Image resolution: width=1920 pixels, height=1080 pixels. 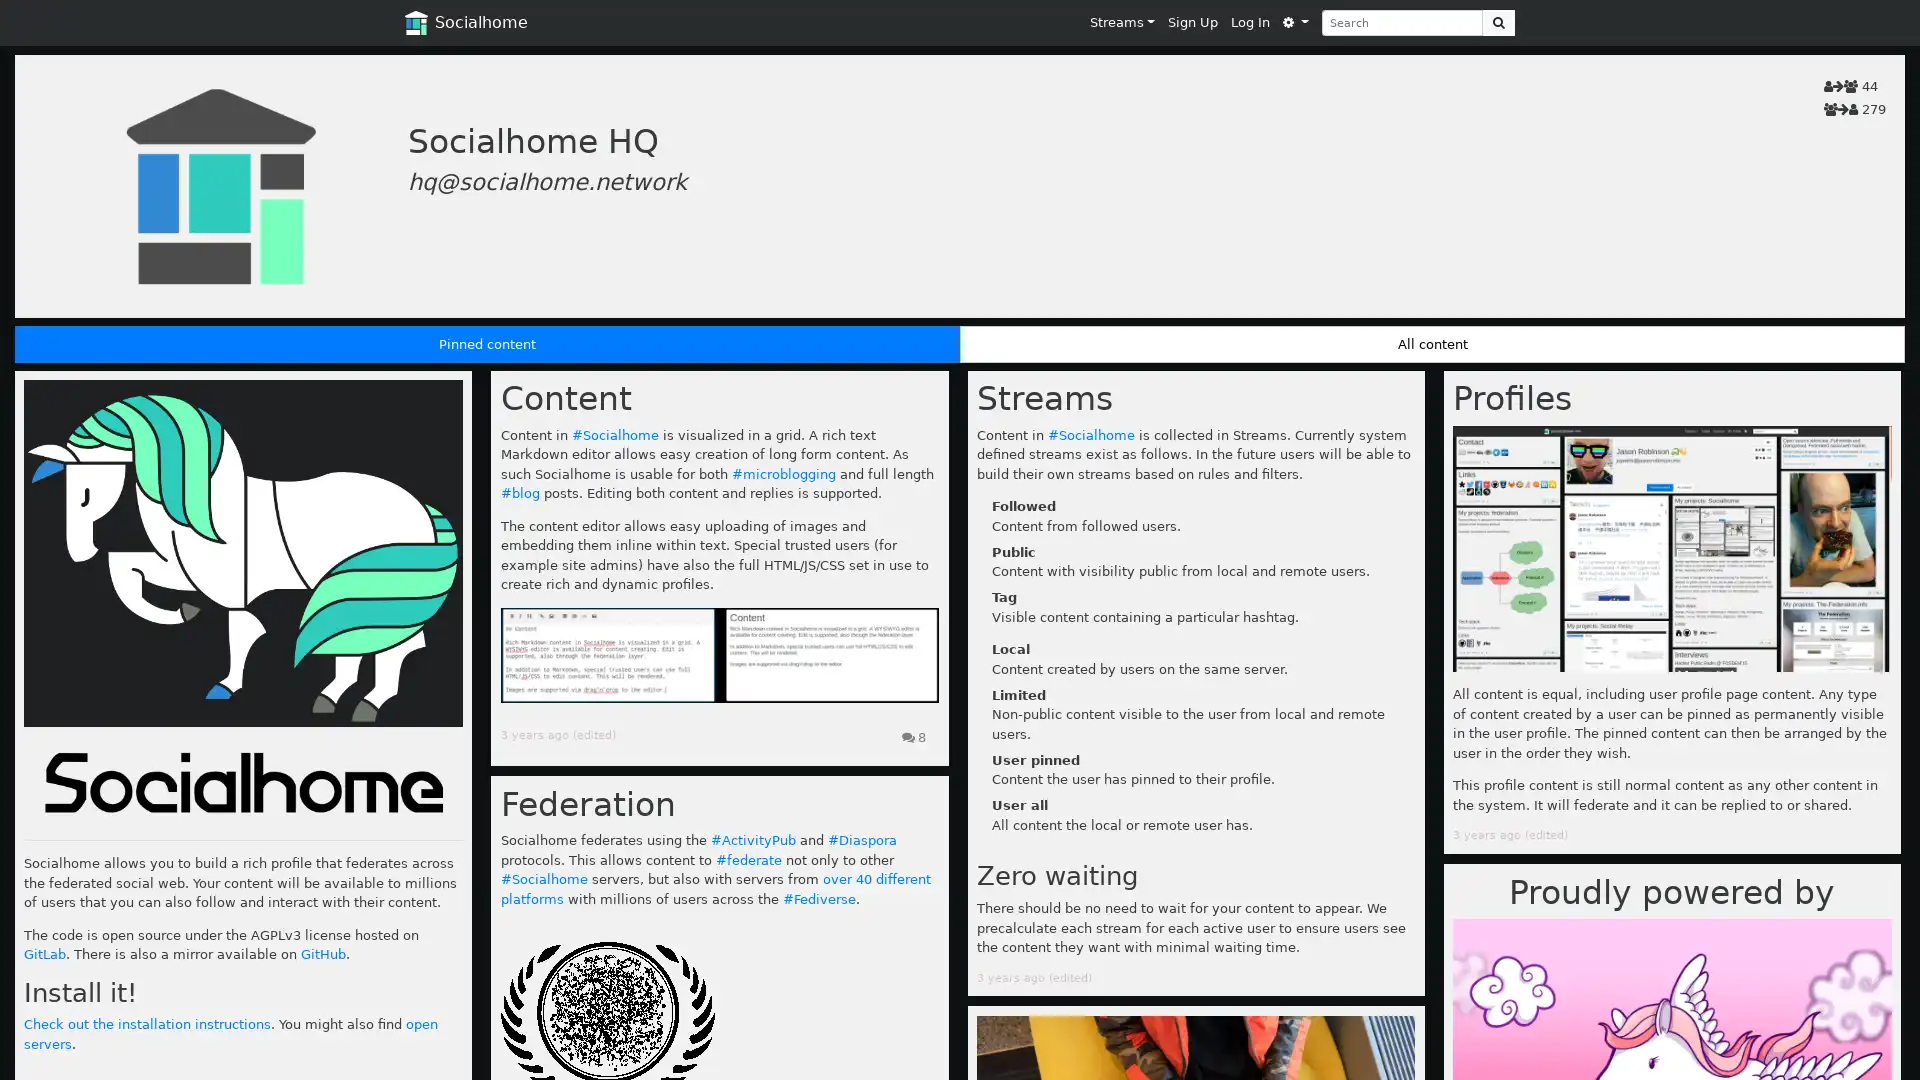 I want to click on Search, so click(x=1498, y=22).